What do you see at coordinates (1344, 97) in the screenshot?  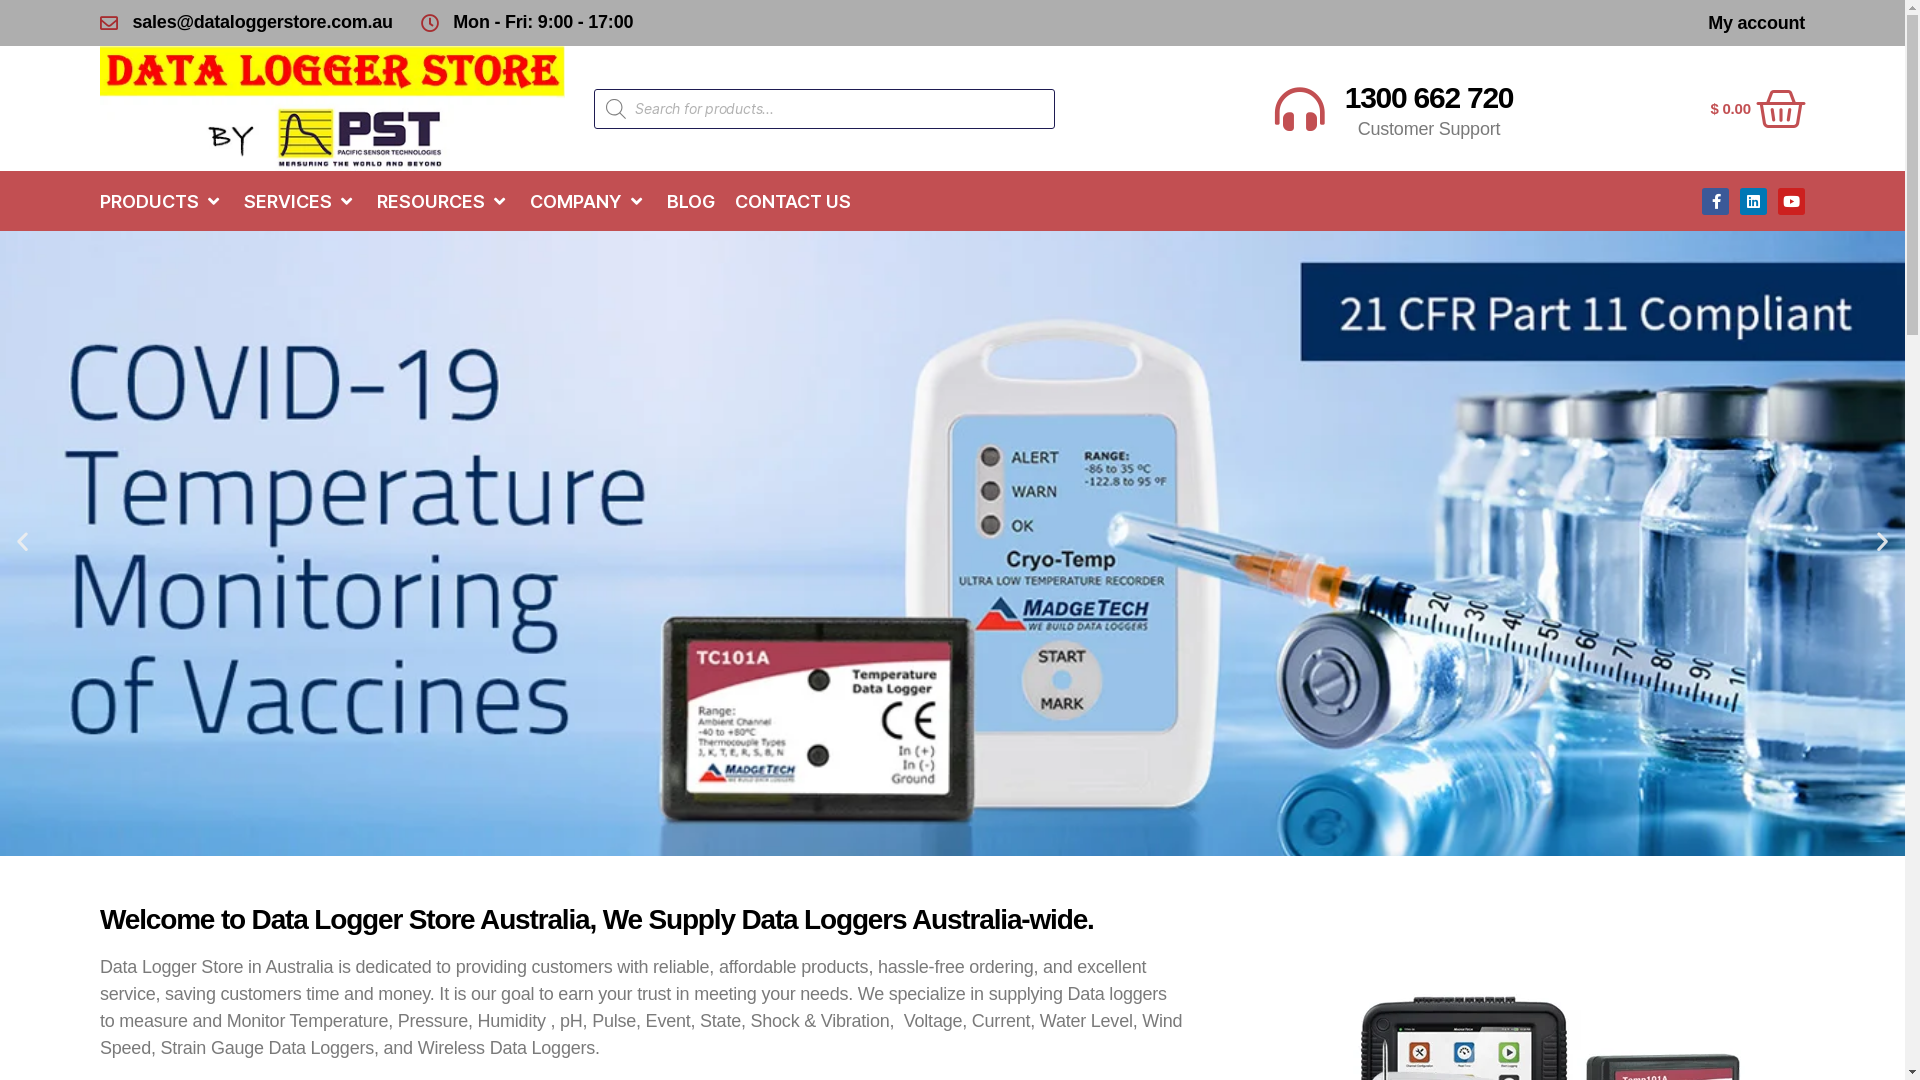 I see `'1300 662 720'` at bounding box center [1344, 97].